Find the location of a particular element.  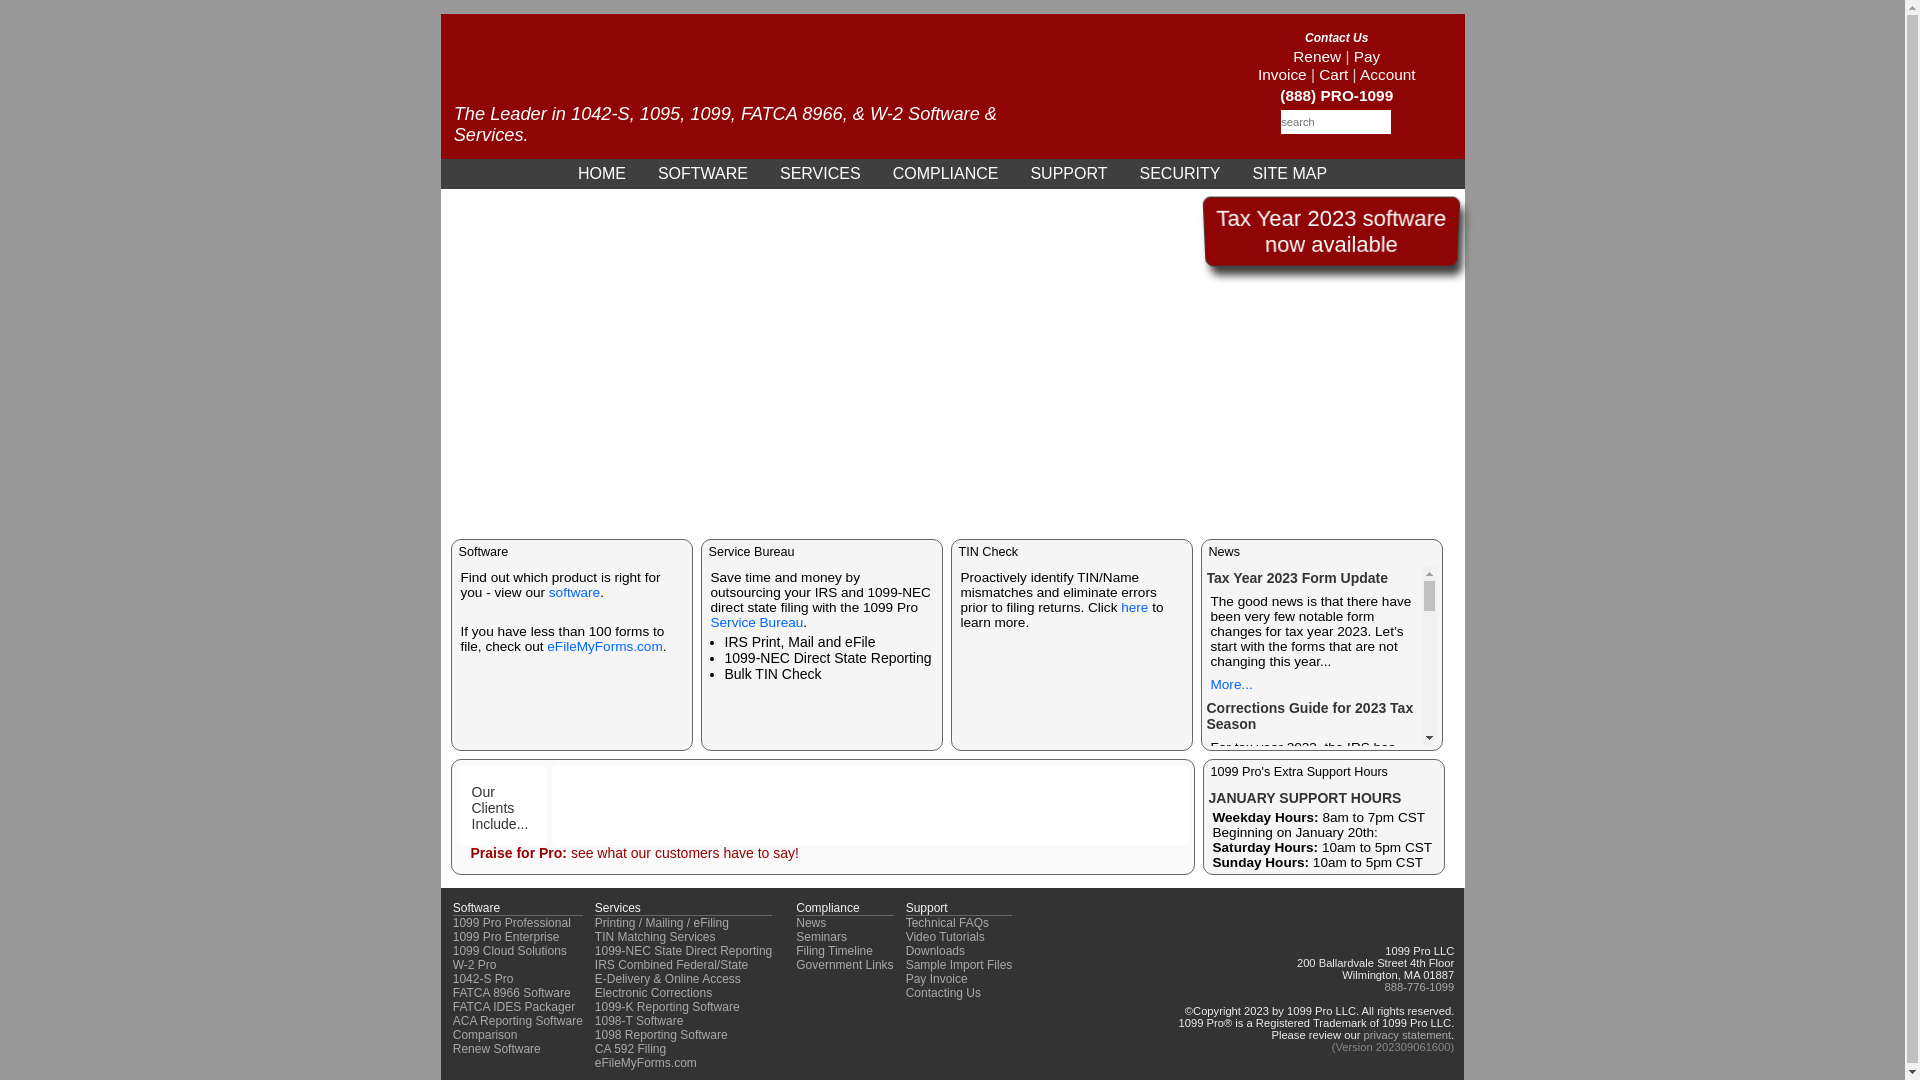

'FATCA 8966 Software' is located at coordinates (512, 992).